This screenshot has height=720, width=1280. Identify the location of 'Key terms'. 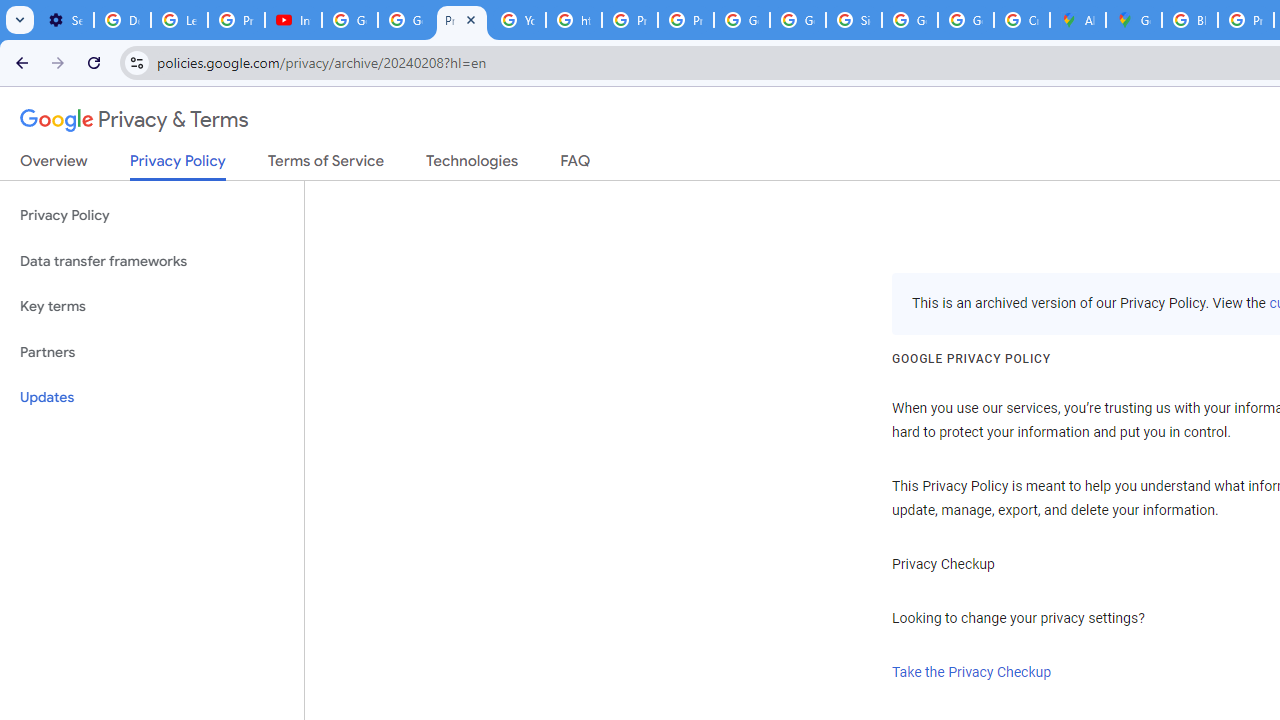
(151, 306).